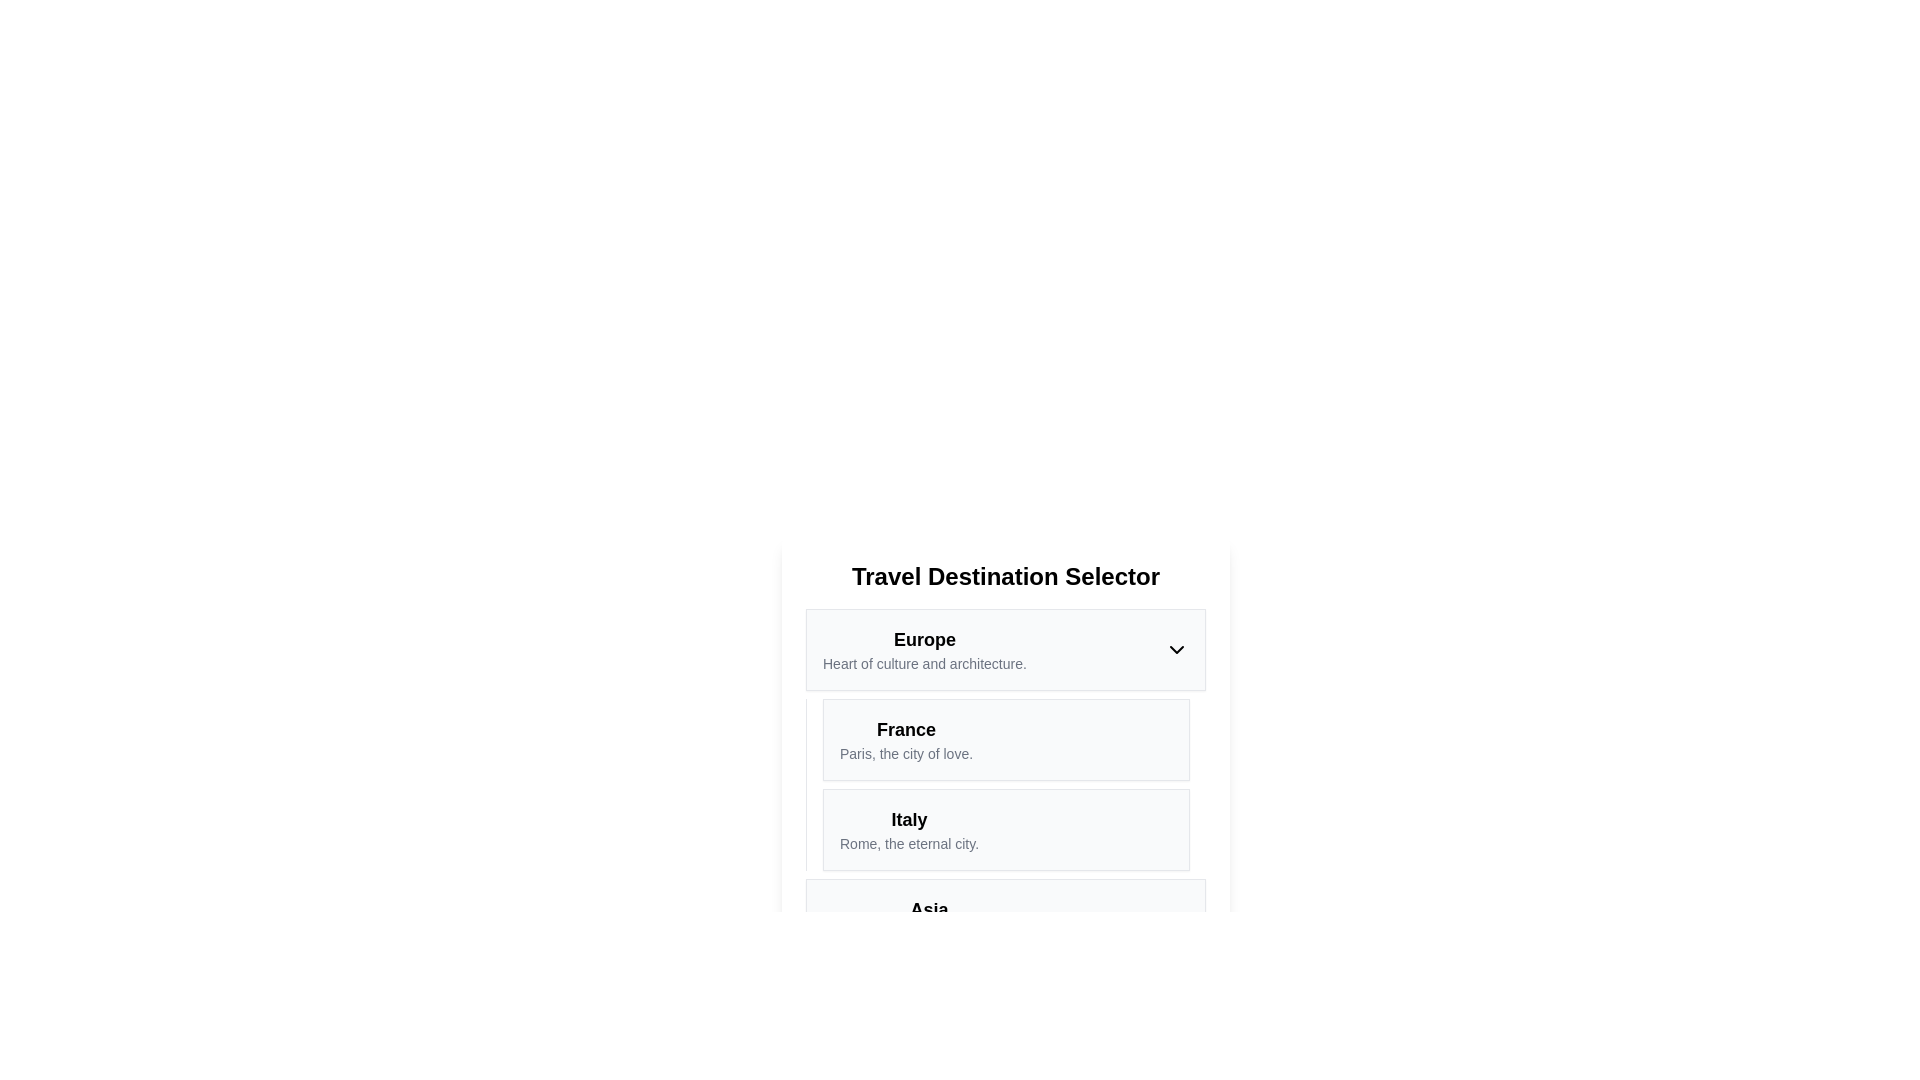 The width and height of the screenshot is (1920, 1080). Describe the element at coordinates (908, 844) in the screenshot. I see `the text label that reads 'Rome, the eternal city,' which is located below the bold title 'Italy' in the Italy section` at that location.